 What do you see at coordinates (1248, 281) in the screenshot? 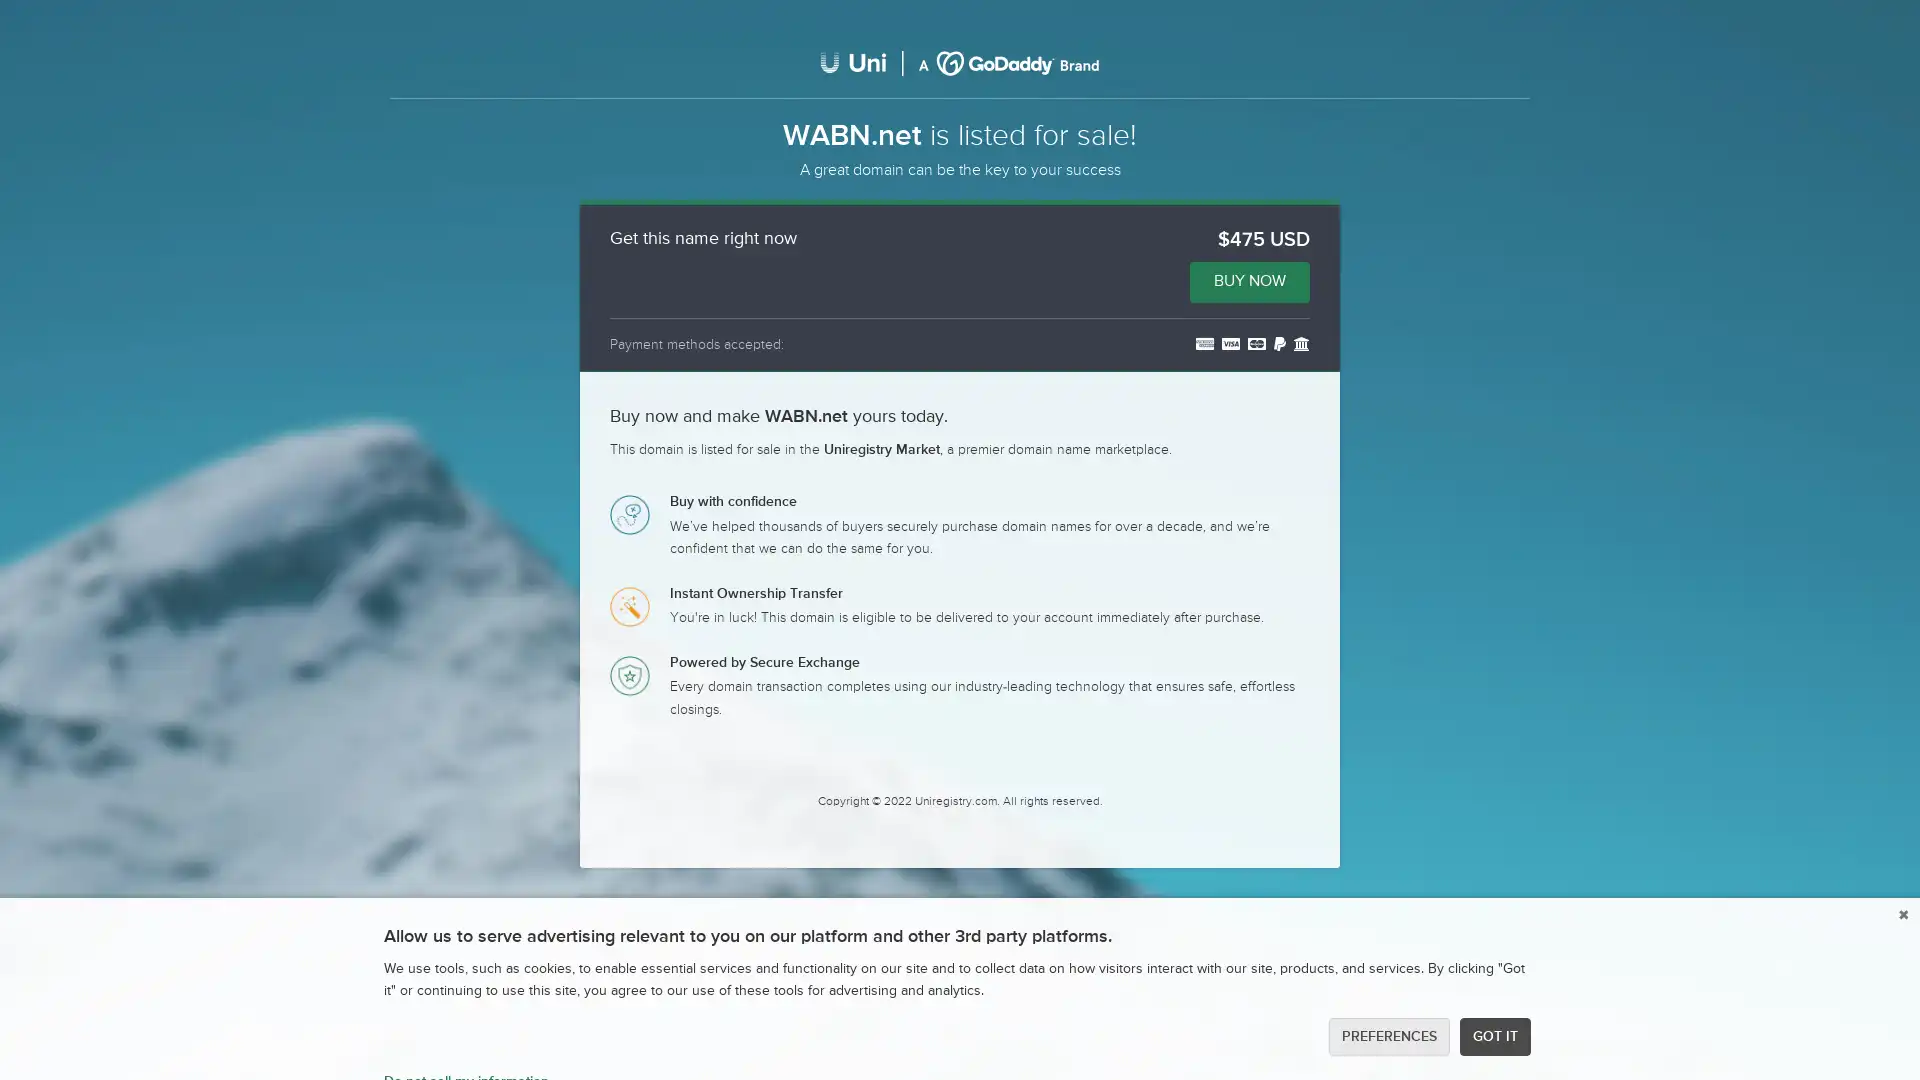
I see `BUY NOW` at bounding box center [1248, 281].